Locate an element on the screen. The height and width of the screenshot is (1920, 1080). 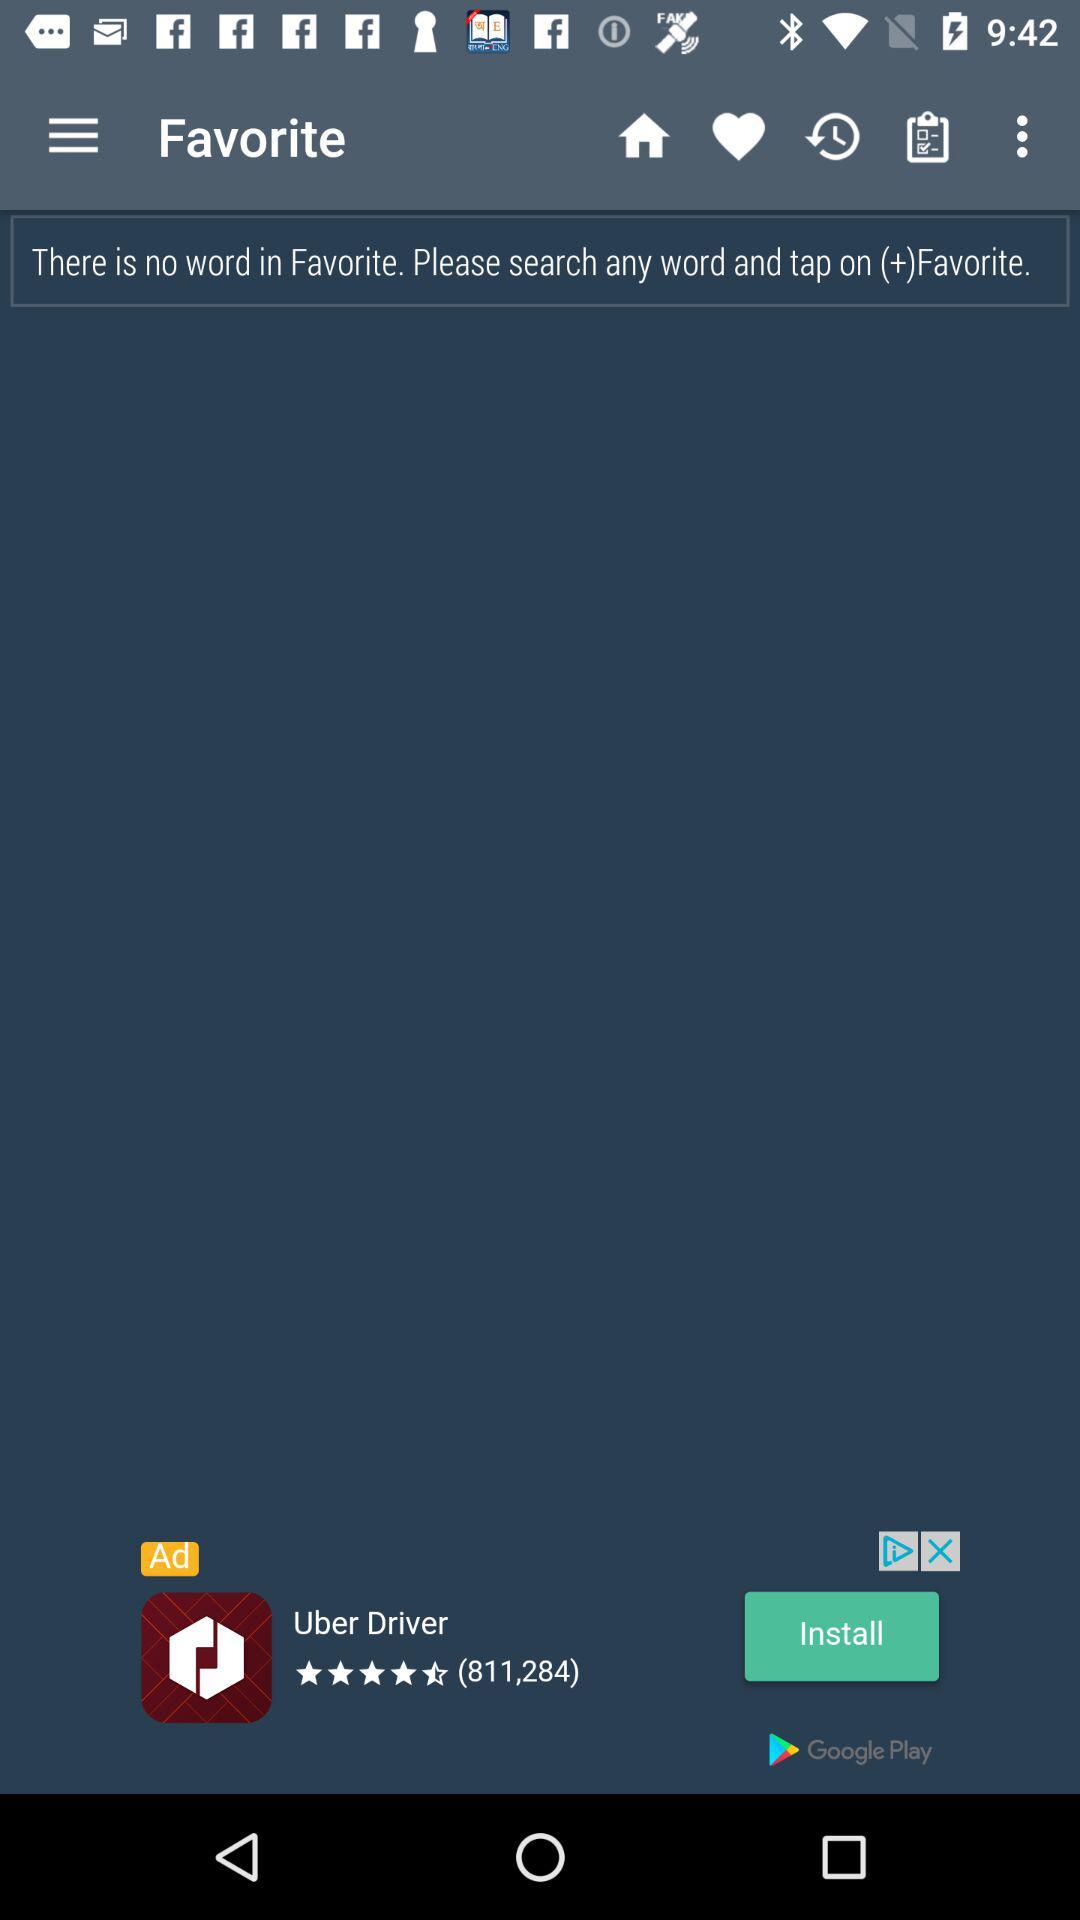
install uber driver app is located at coordinates (540, 1662).